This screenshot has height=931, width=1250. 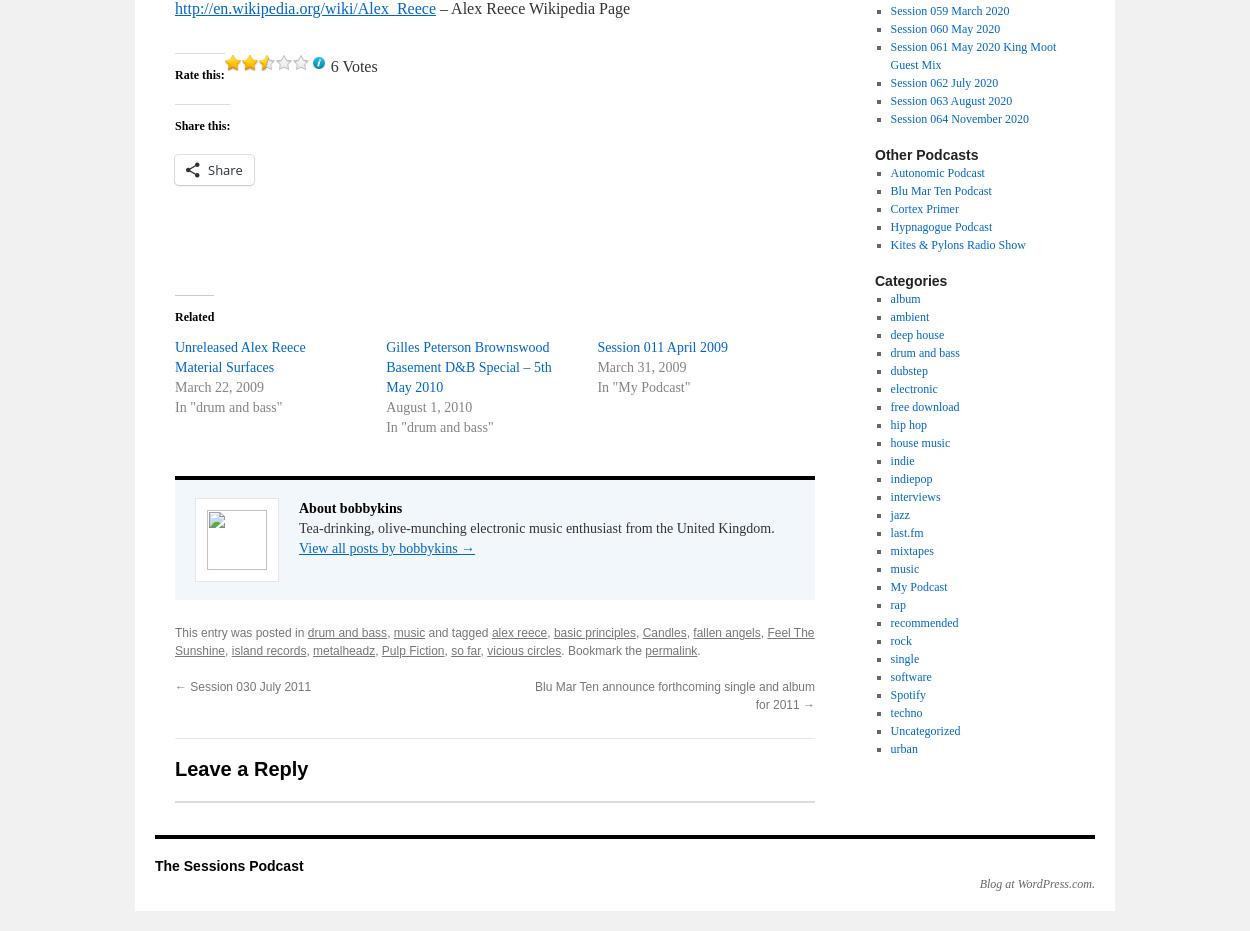 I want to click on 'The Sessions Podcast', so click(x=228, y=866).